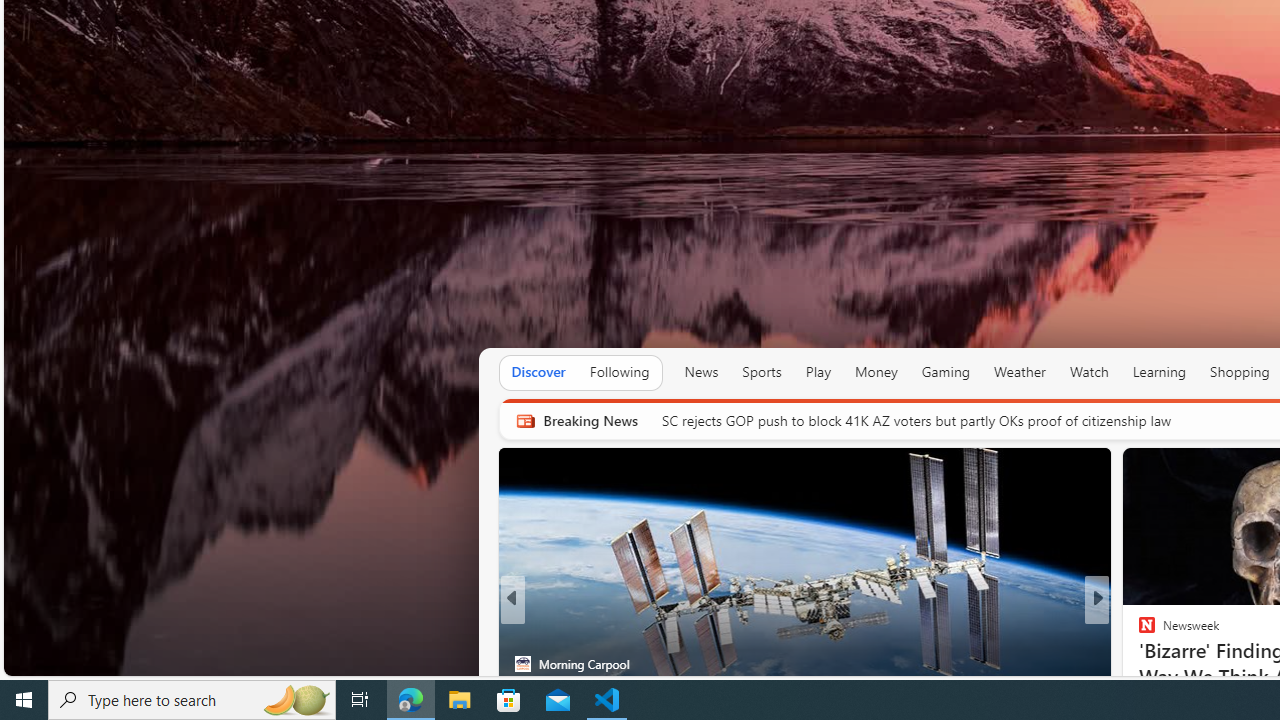  What do you see at coordinates (1138, 663) in the screenshot?
I see `'Retailshout'` at bounding box center [1138, 663].